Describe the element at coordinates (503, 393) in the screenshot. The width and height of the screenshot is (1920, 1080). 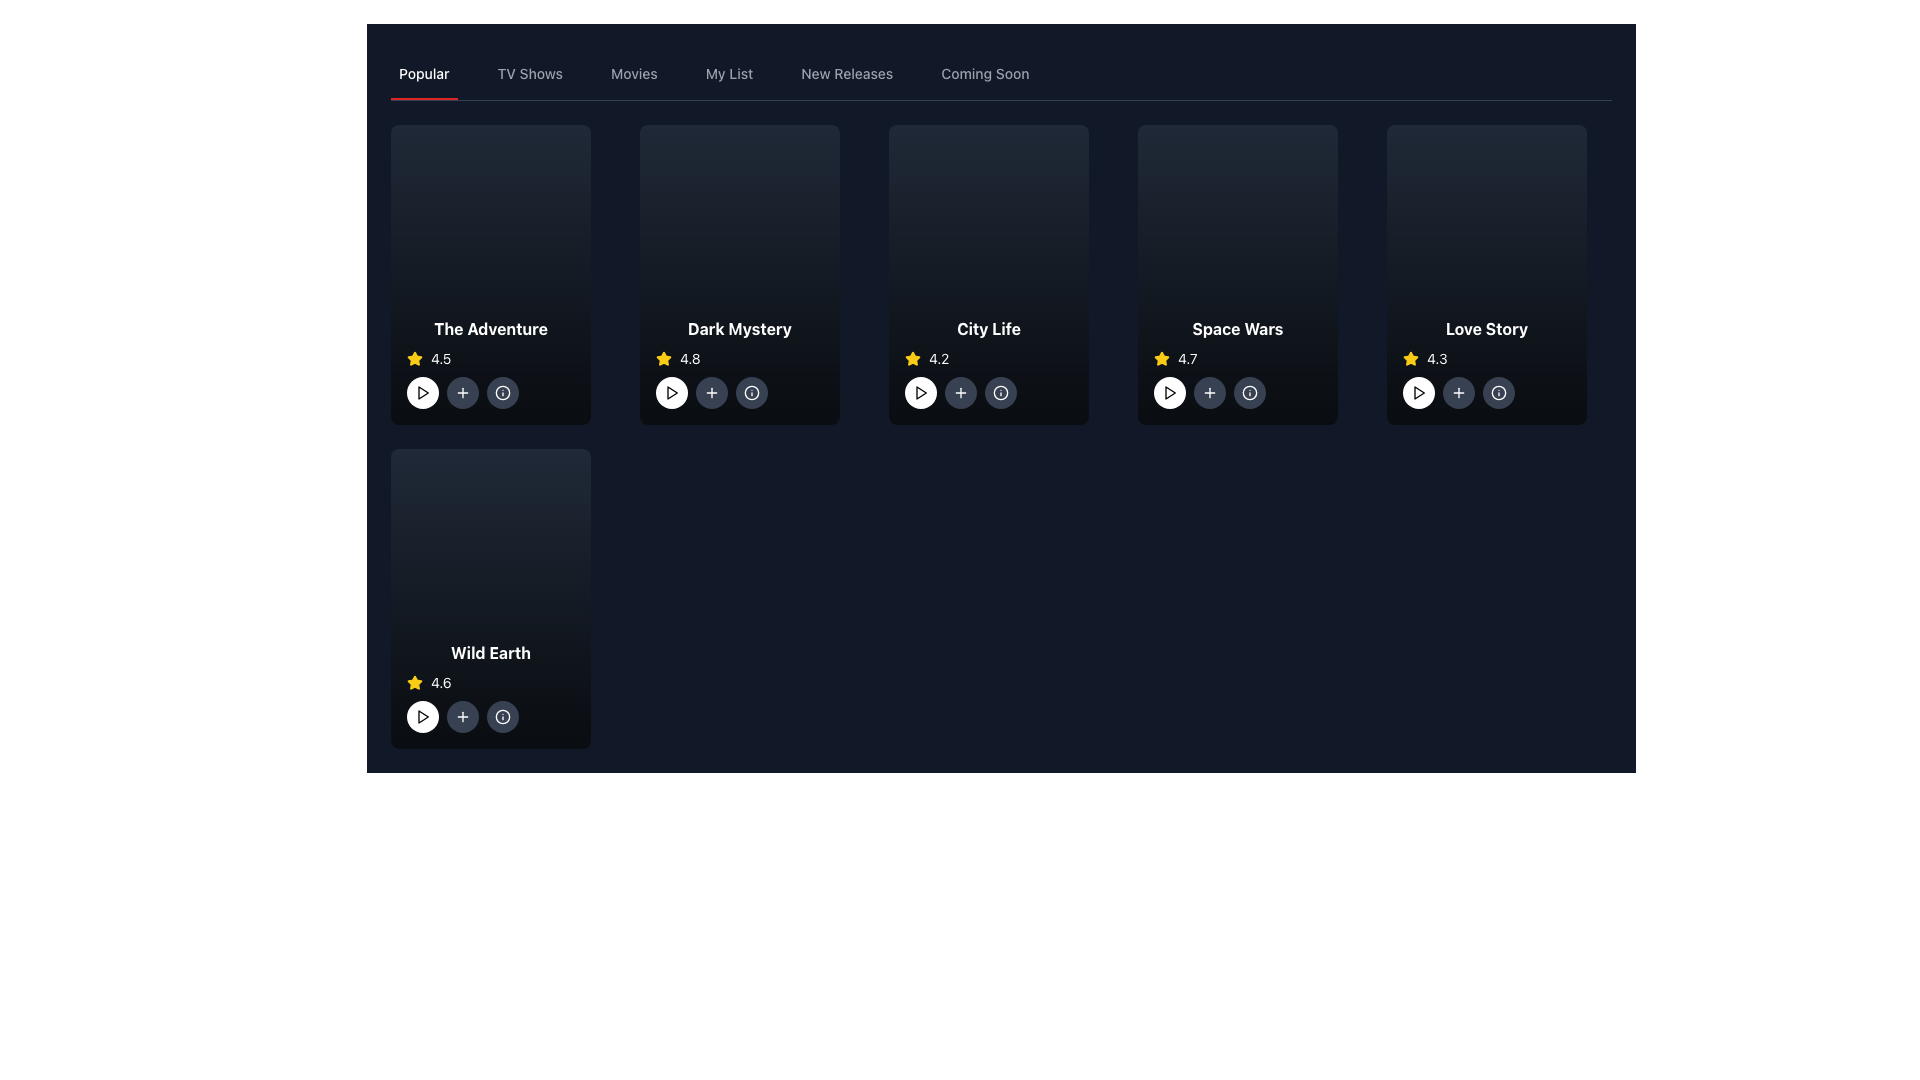
I see `the information icon located in the bottom-right corner of the card for 'The Adventure'` at that location.